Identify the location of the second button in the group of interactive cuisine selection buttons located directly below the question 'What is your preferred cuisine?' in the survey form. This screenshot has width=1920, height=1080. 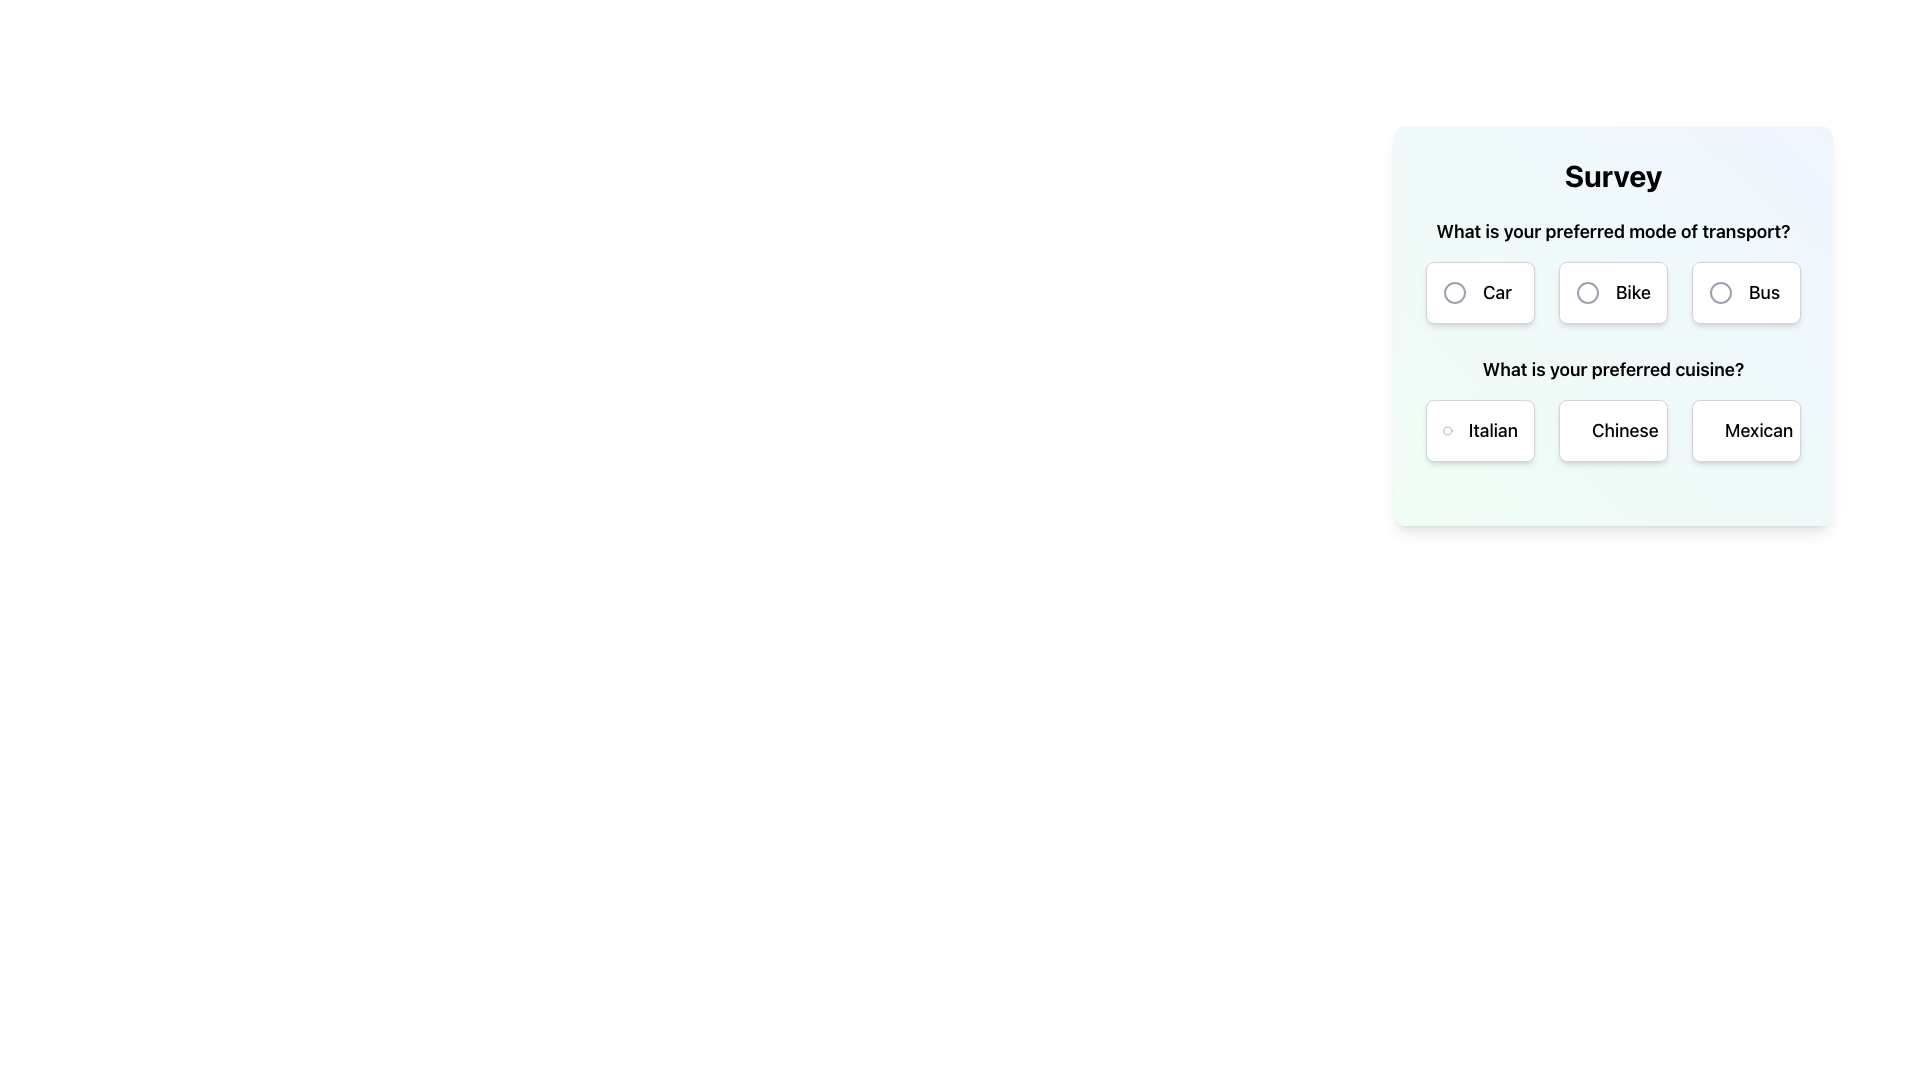
(1613, 430).